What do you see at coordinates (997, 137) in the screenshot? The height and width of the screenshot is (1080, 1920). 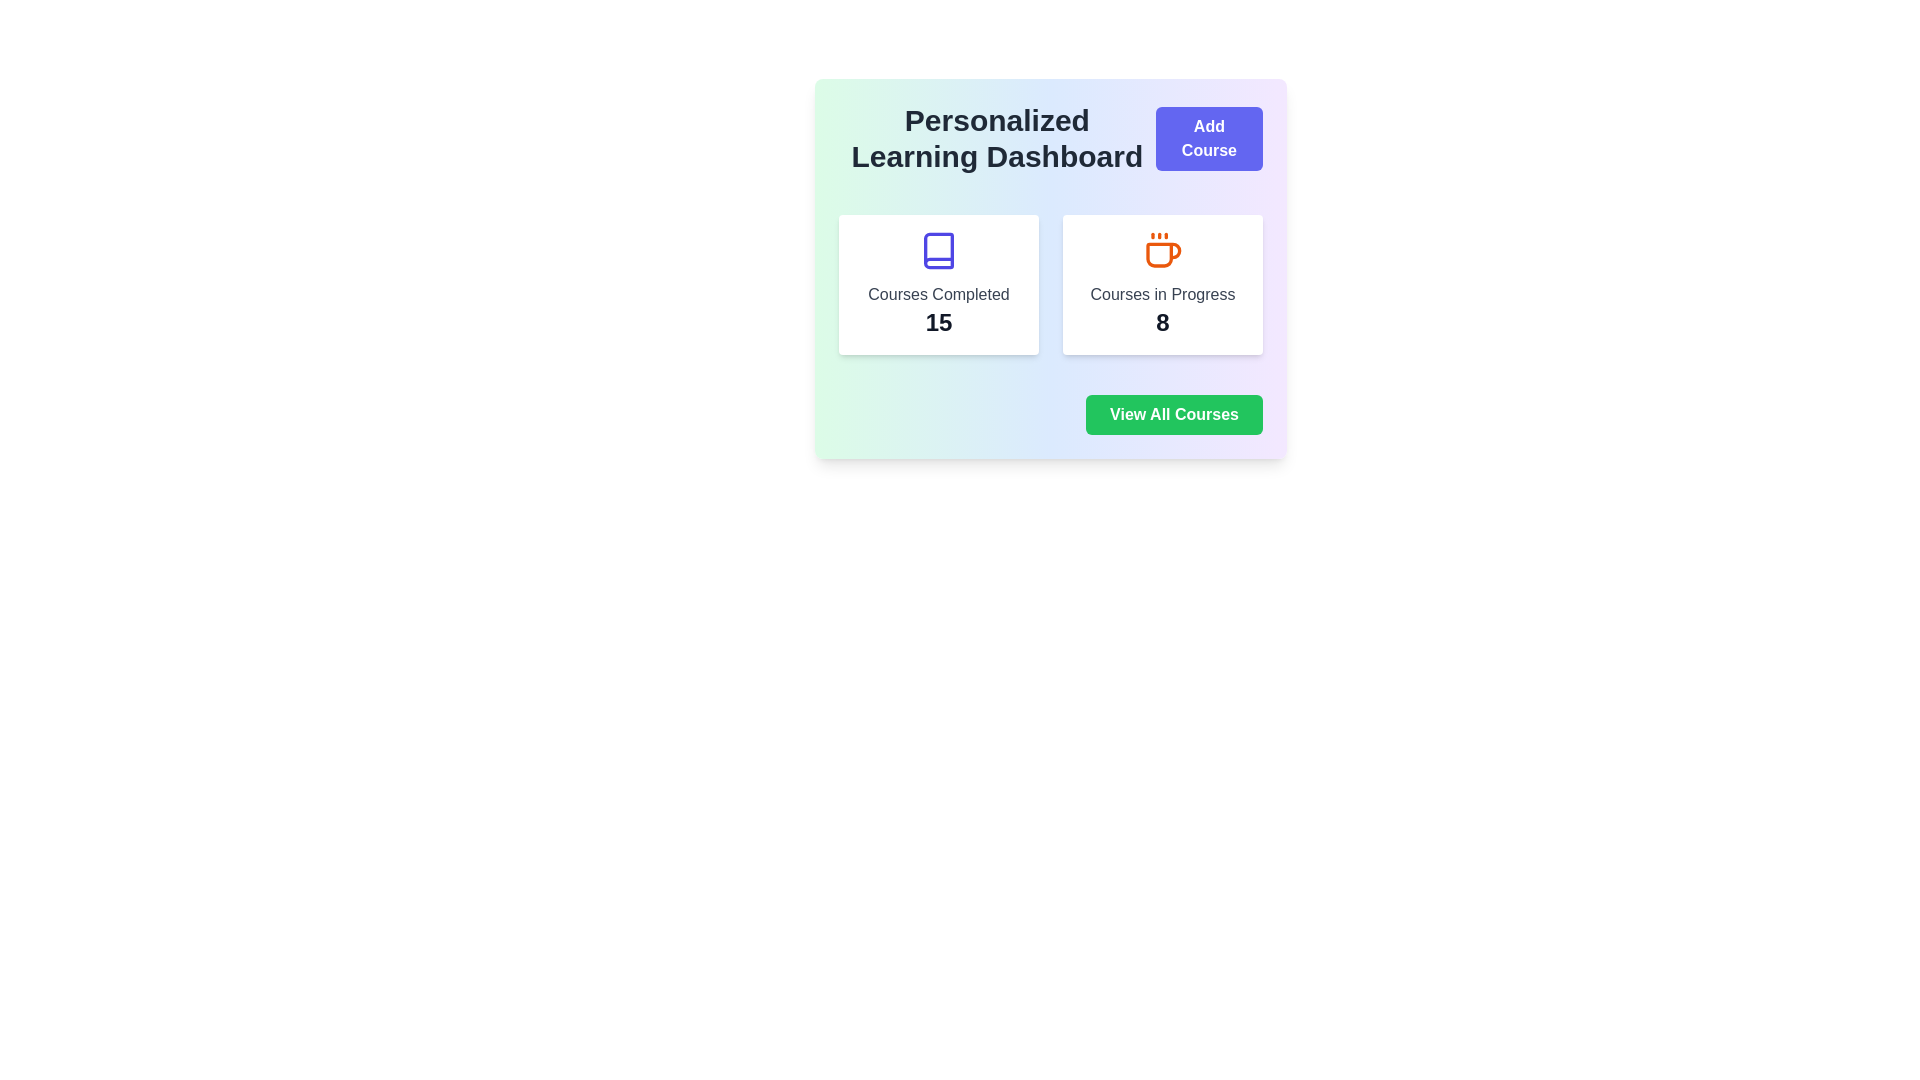 I see `the text block displaying 'Personalized Learning Dashboard' in large, bold font, styled in dark gray against a light gradient background` at bounding box center [997, 137].